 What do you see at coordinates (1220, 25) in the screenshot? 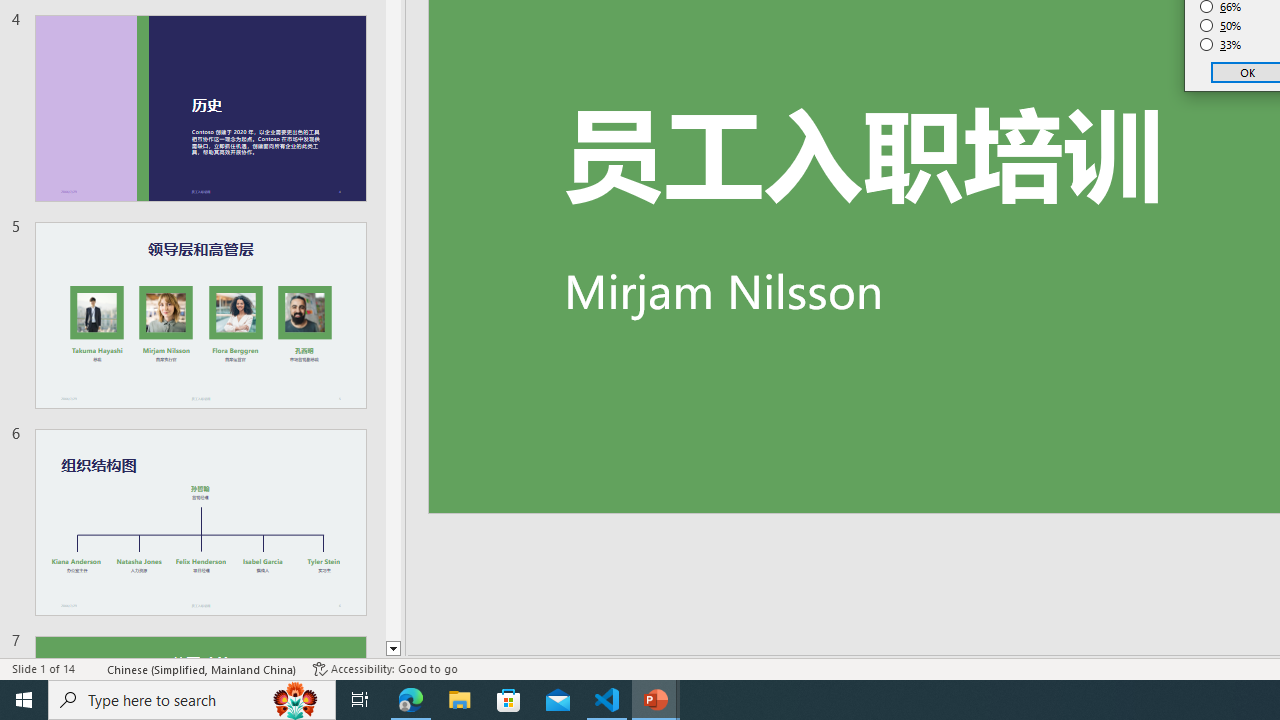
I see `'50%'` at bounding box center [1220, 25].